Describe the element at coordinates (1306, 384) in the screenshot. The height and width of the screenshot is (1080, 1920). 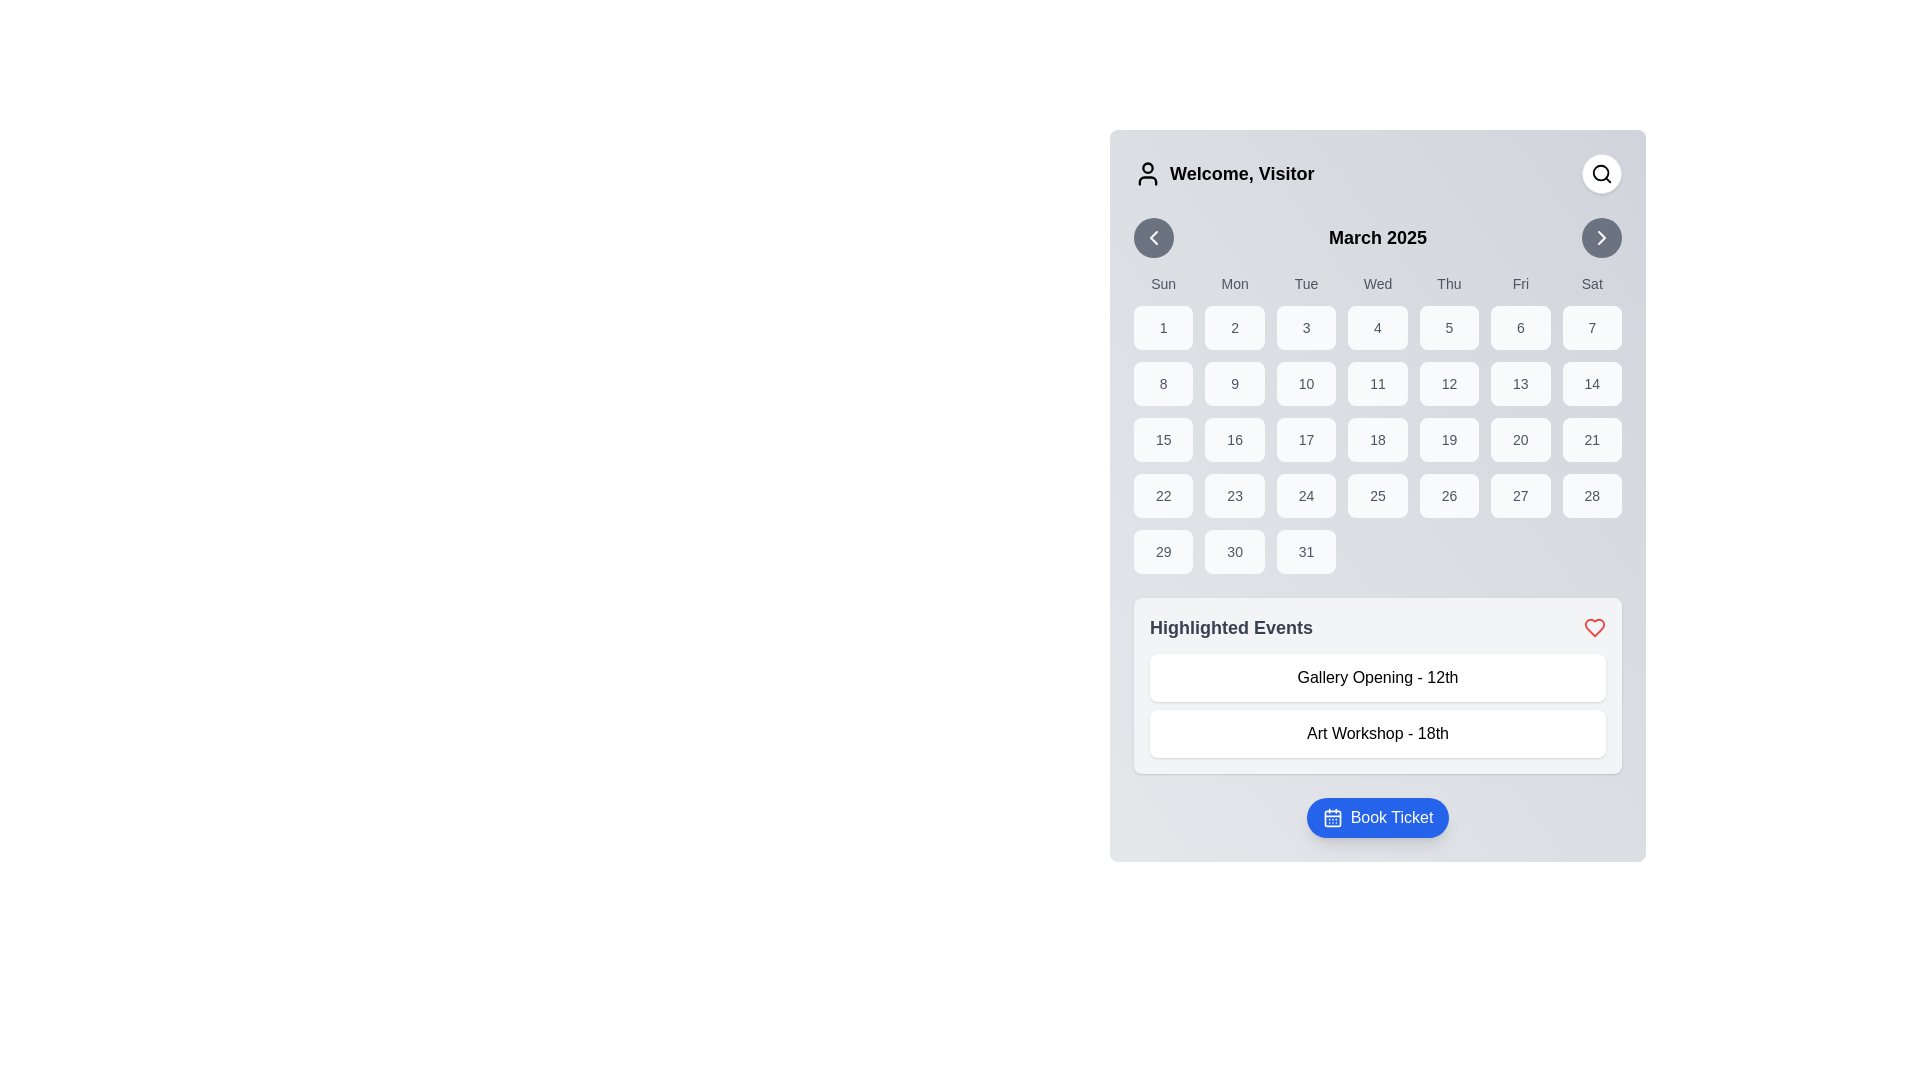
I see `the calendar button representing the 10th day of the month` at that location.